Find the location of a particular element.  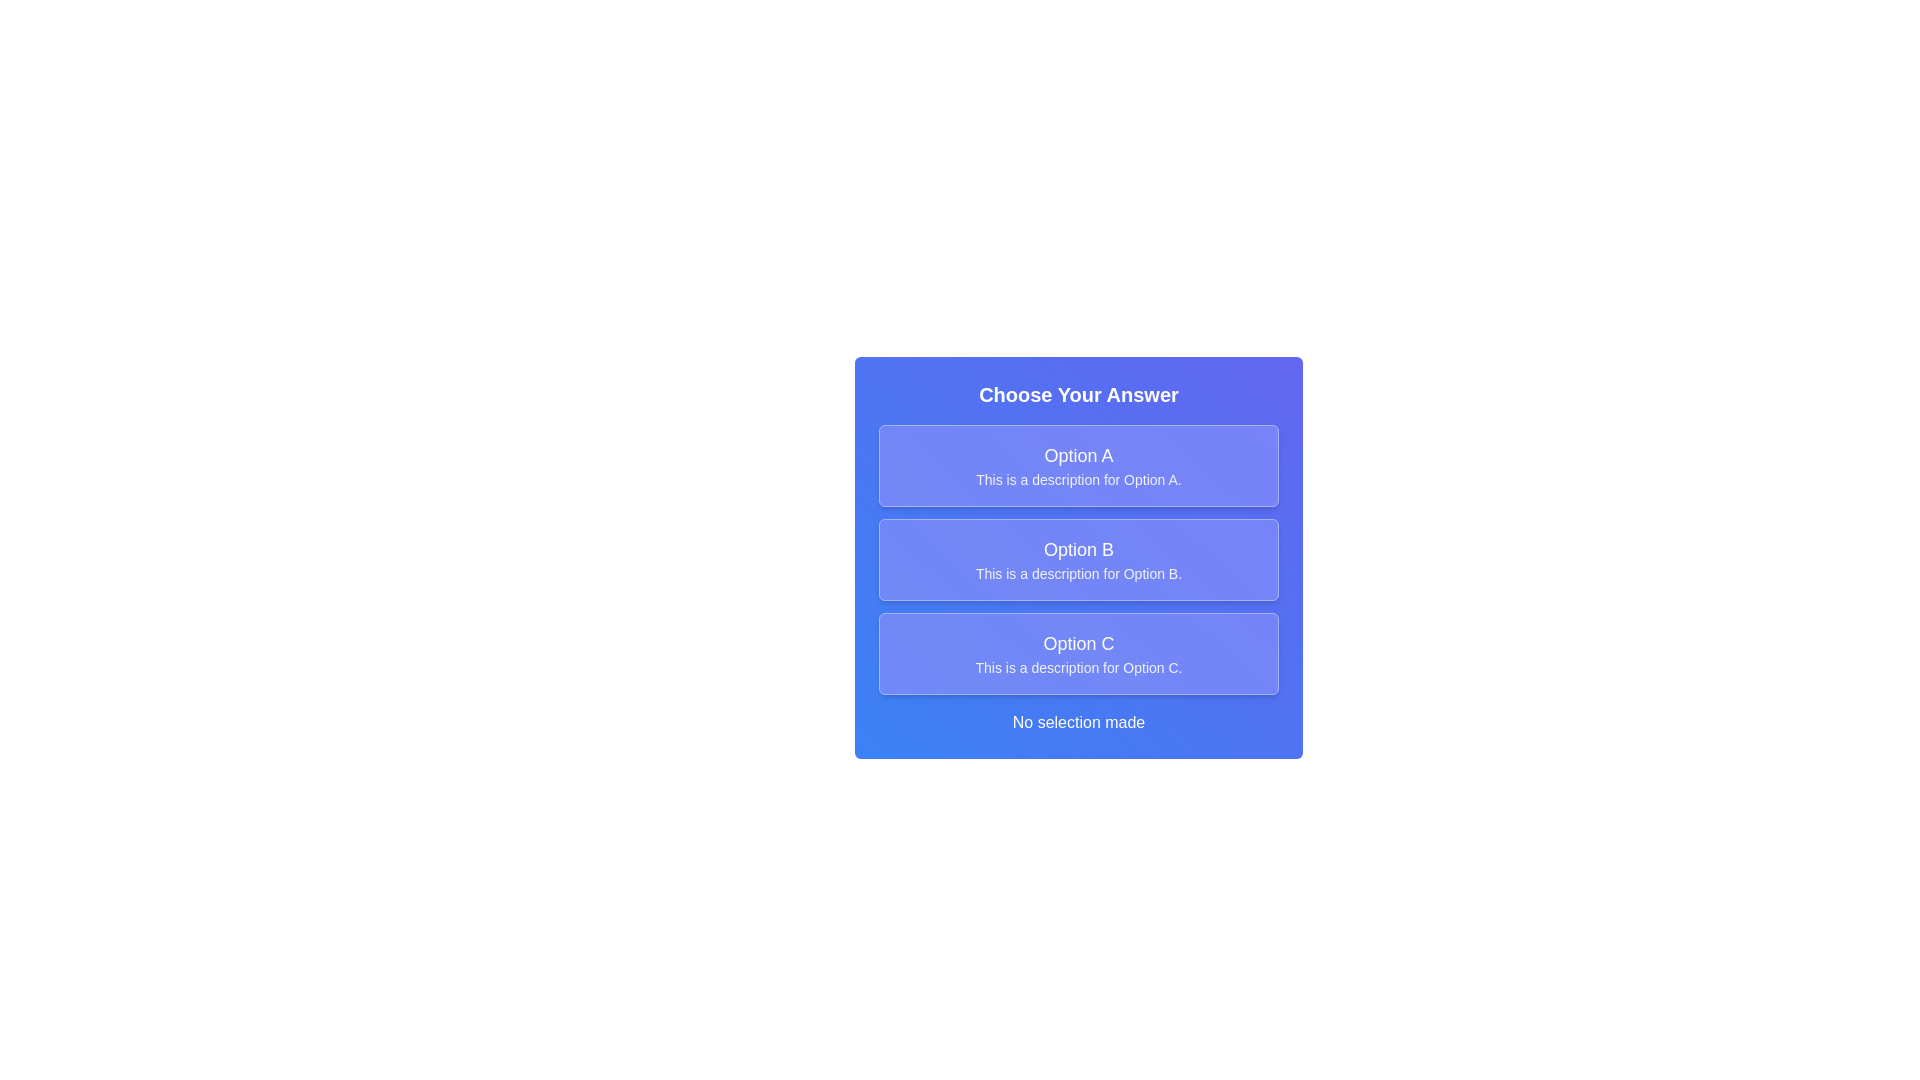

the blue rectangular button labeled 'Option A', which is the first button in a vertical list of three is located at coordinates (1078, 466).